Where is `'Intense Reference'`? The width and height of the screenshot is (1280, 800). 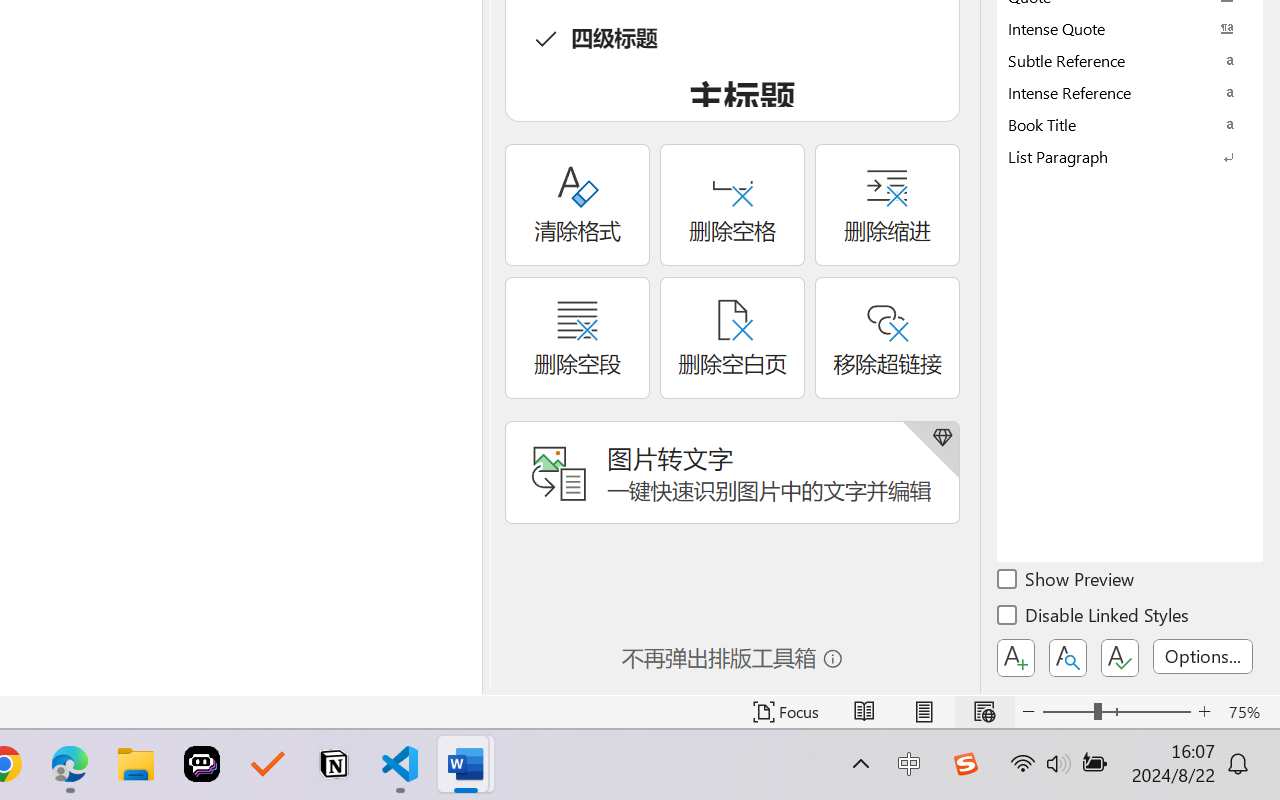
'Intense Reference' is located at coordinates (1130, 92).